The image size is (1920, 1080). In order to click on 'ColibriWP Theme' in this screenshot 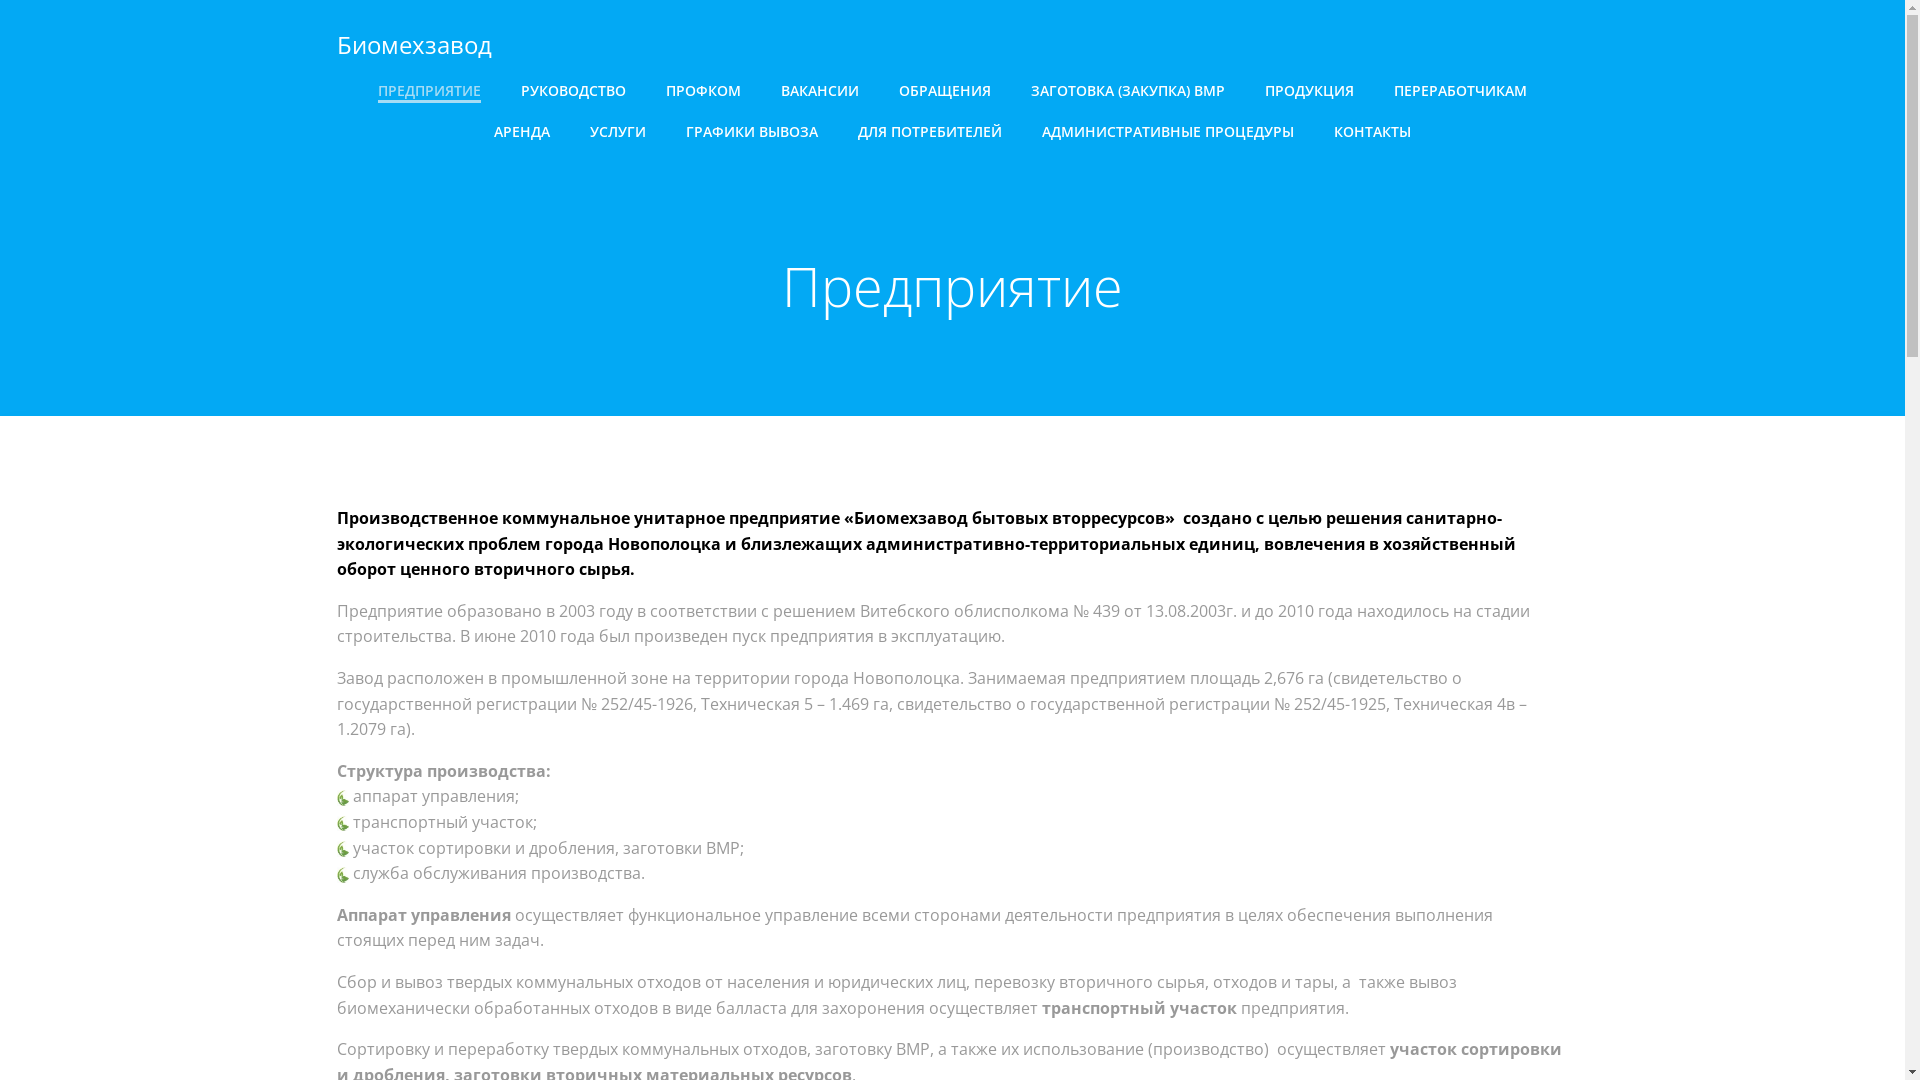, I will do `click(1166, 1019)`.